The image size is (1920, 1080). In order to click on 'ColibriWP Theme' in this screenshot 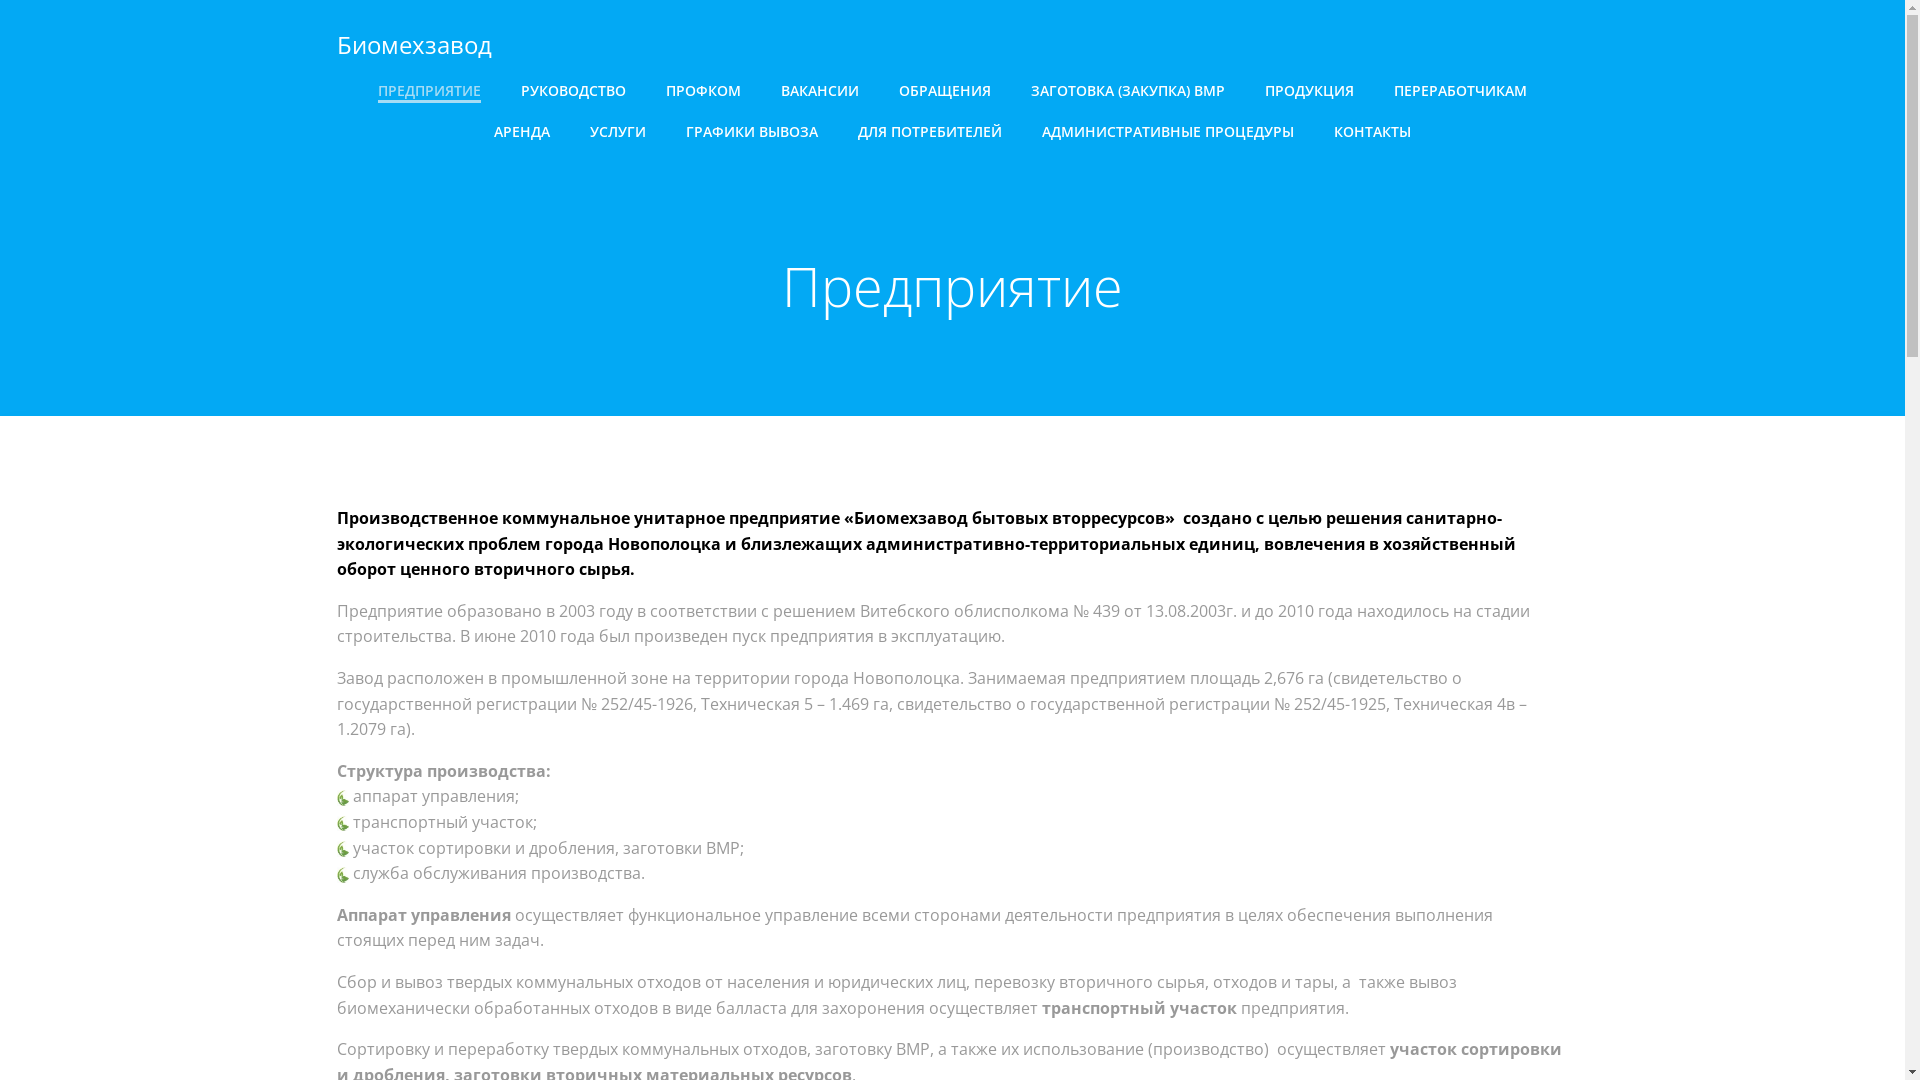, I will do `click(1166, 1019)`.